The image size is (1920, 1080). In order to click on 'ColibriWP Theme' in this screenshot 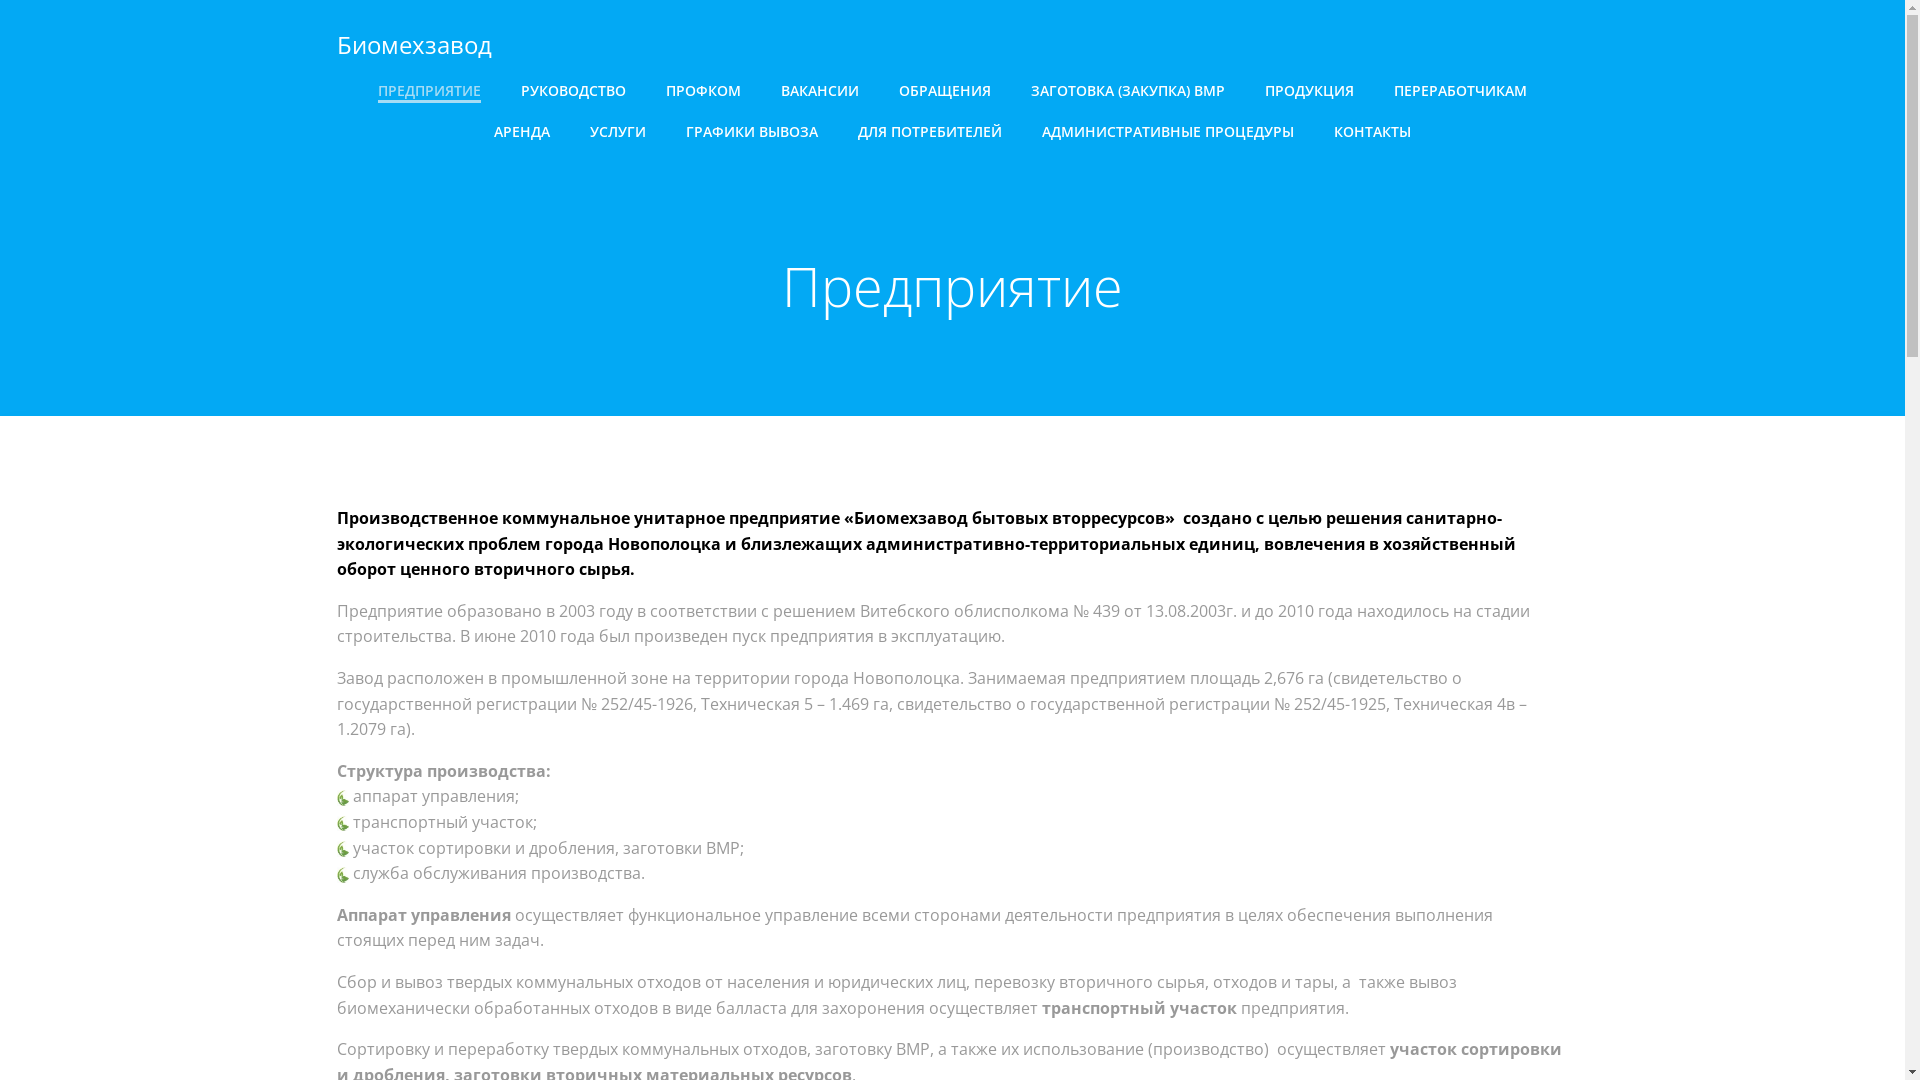, I will do `click(1166, 1019)`.